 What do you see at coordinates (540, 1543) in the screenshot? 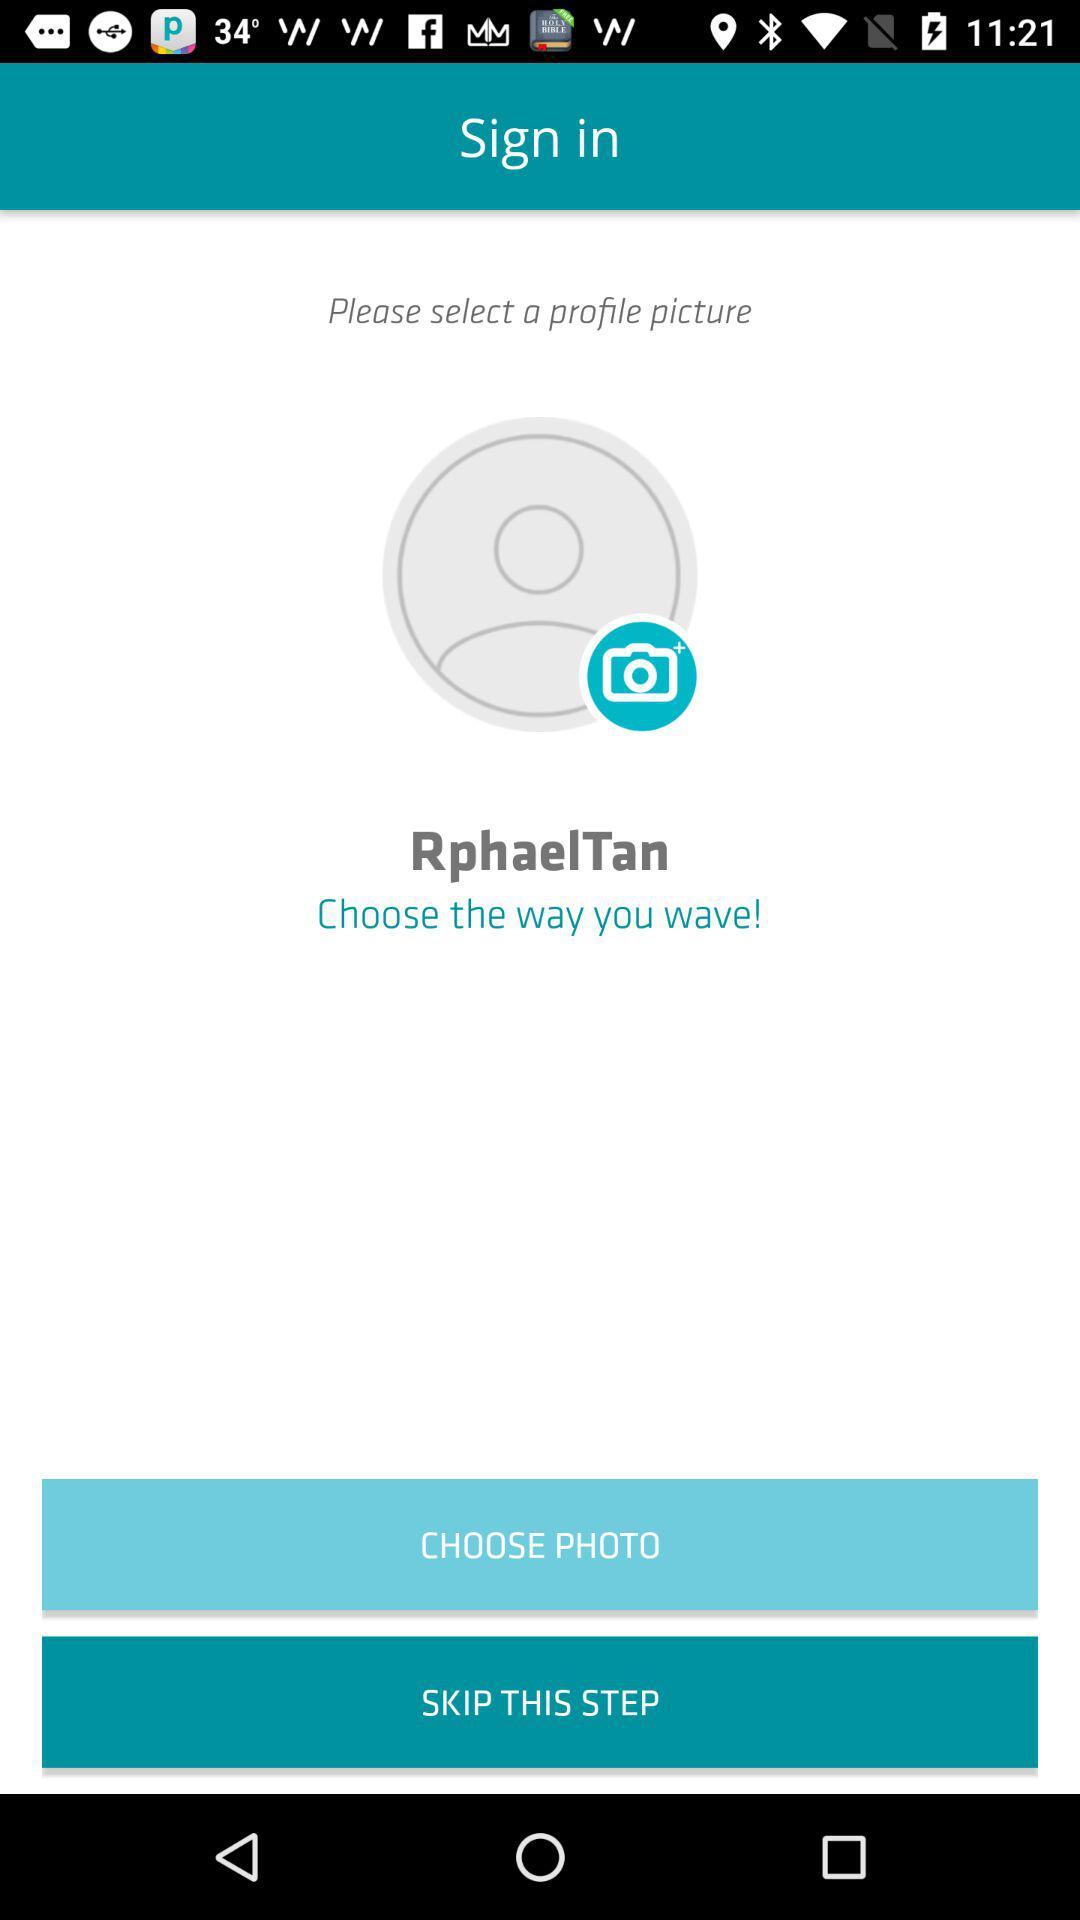
I see `the icon below choose the way icon` at bounding box center [540, 1543].